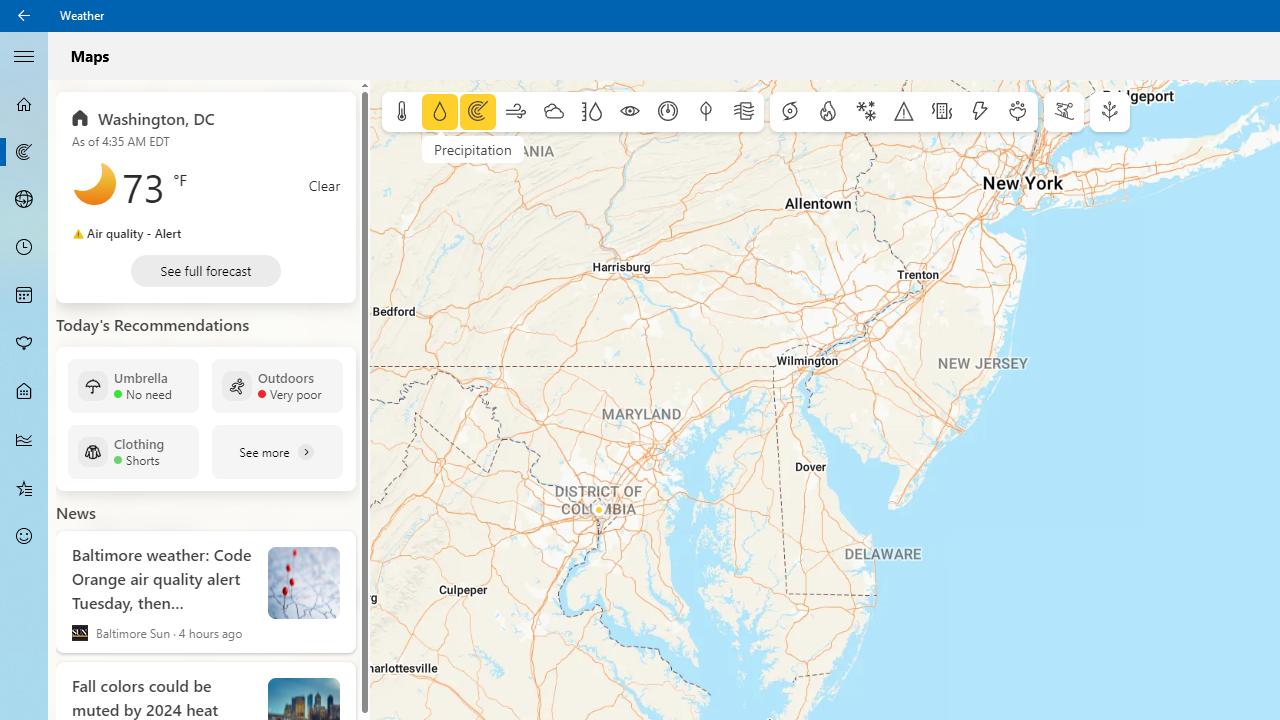 The height and width of the screenshot is (720, 1280). Describe the element at coordinates (24, 535) in the screenshot. I see `'Send Feedback - Not Selected'` at that location.